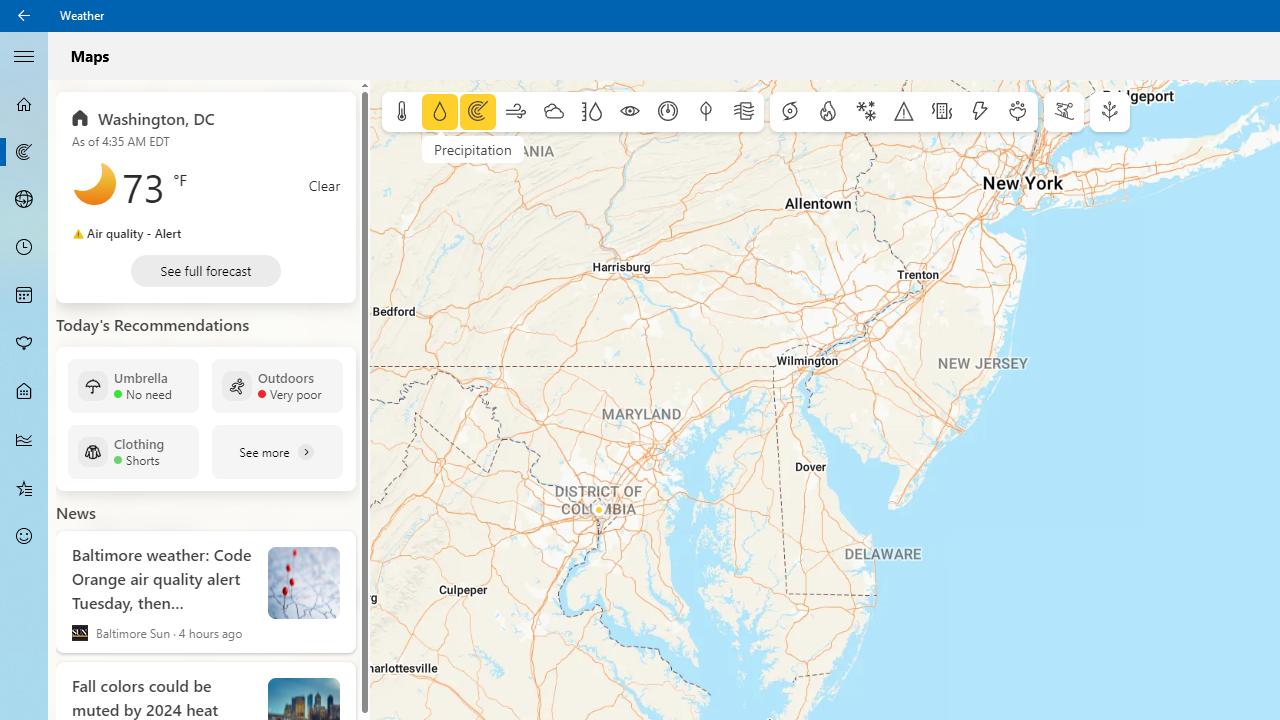 The height and width of the screenshot is (720, 1280). Describe the element at coordinates (24, 535) in the screenshot. I see `'Send Feedback - Not Selected'` at that location.